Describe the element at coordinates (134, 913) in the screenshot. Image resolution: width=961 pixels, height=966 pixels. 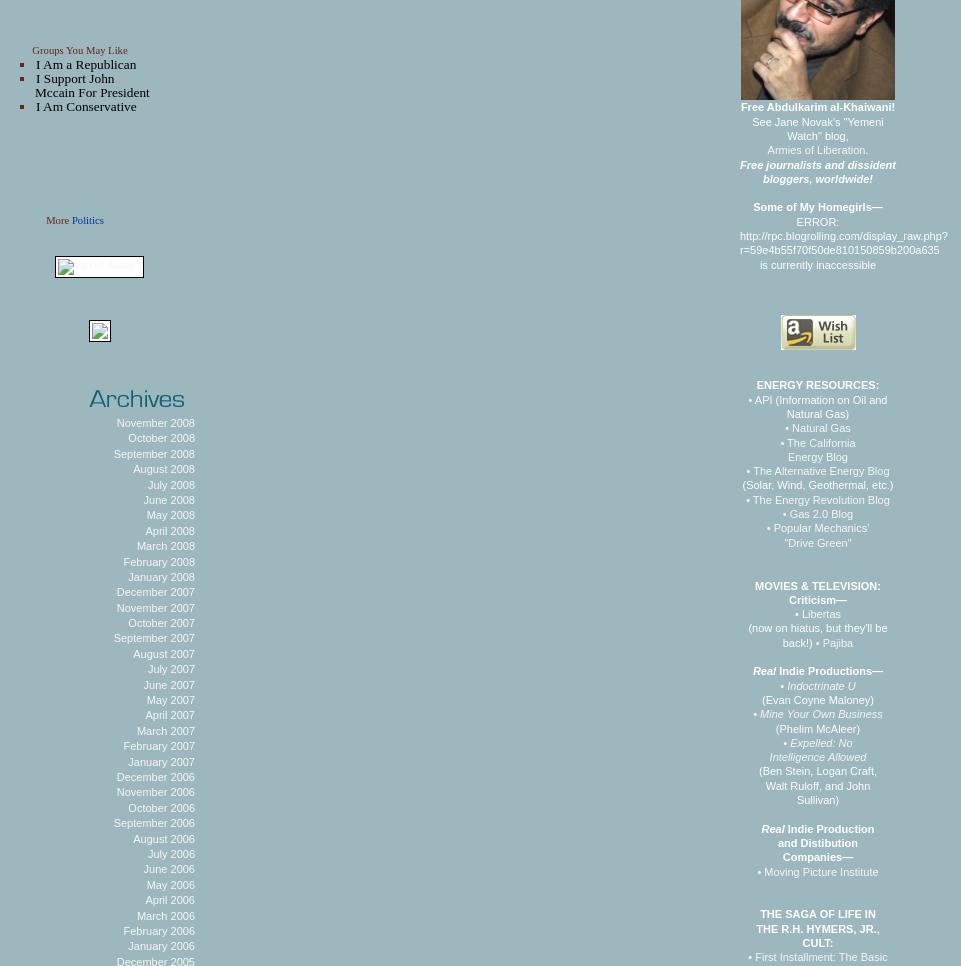
I see `'March 2006'` at that location.